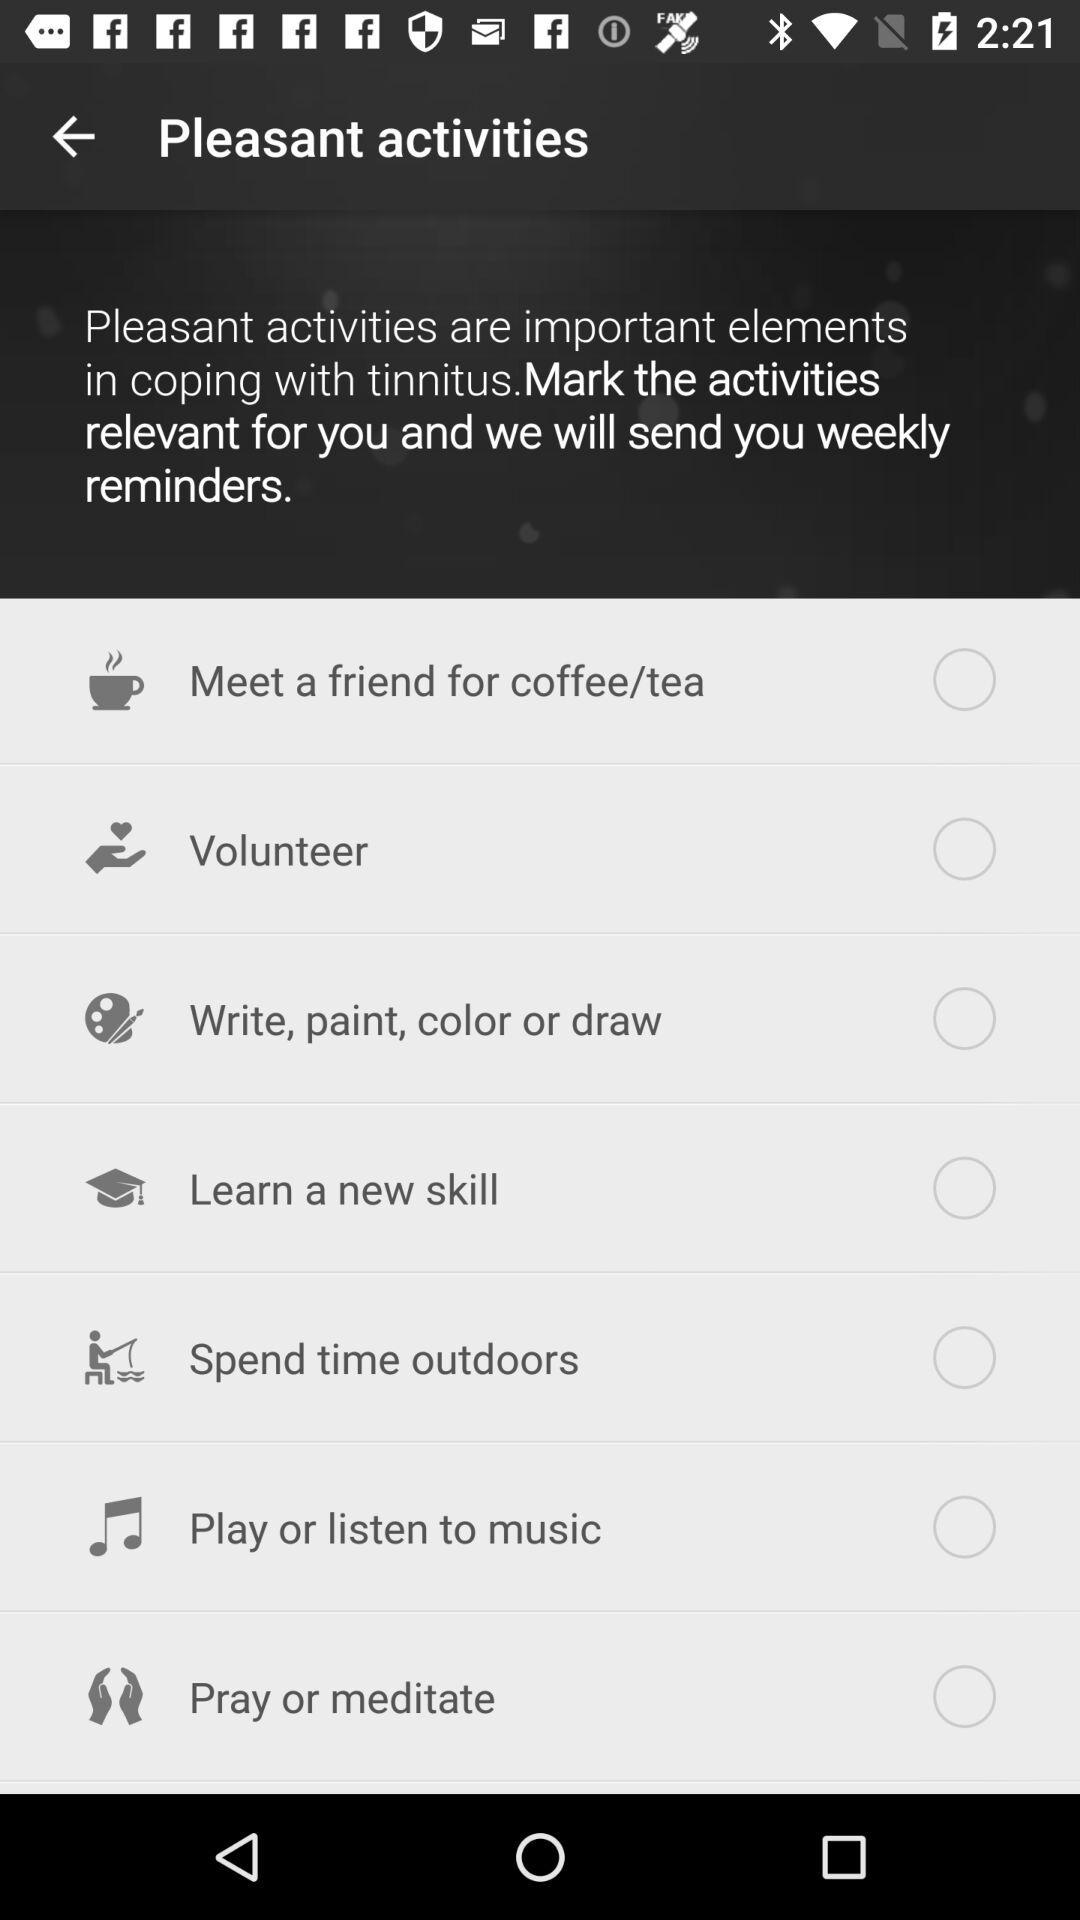 This screenshot has height=1920, width=1080. What do you see at coordinates (540, 1526) in the screenshot?
I see `the icon below spend time outdoors icon` at bounding box center [540, 1526].